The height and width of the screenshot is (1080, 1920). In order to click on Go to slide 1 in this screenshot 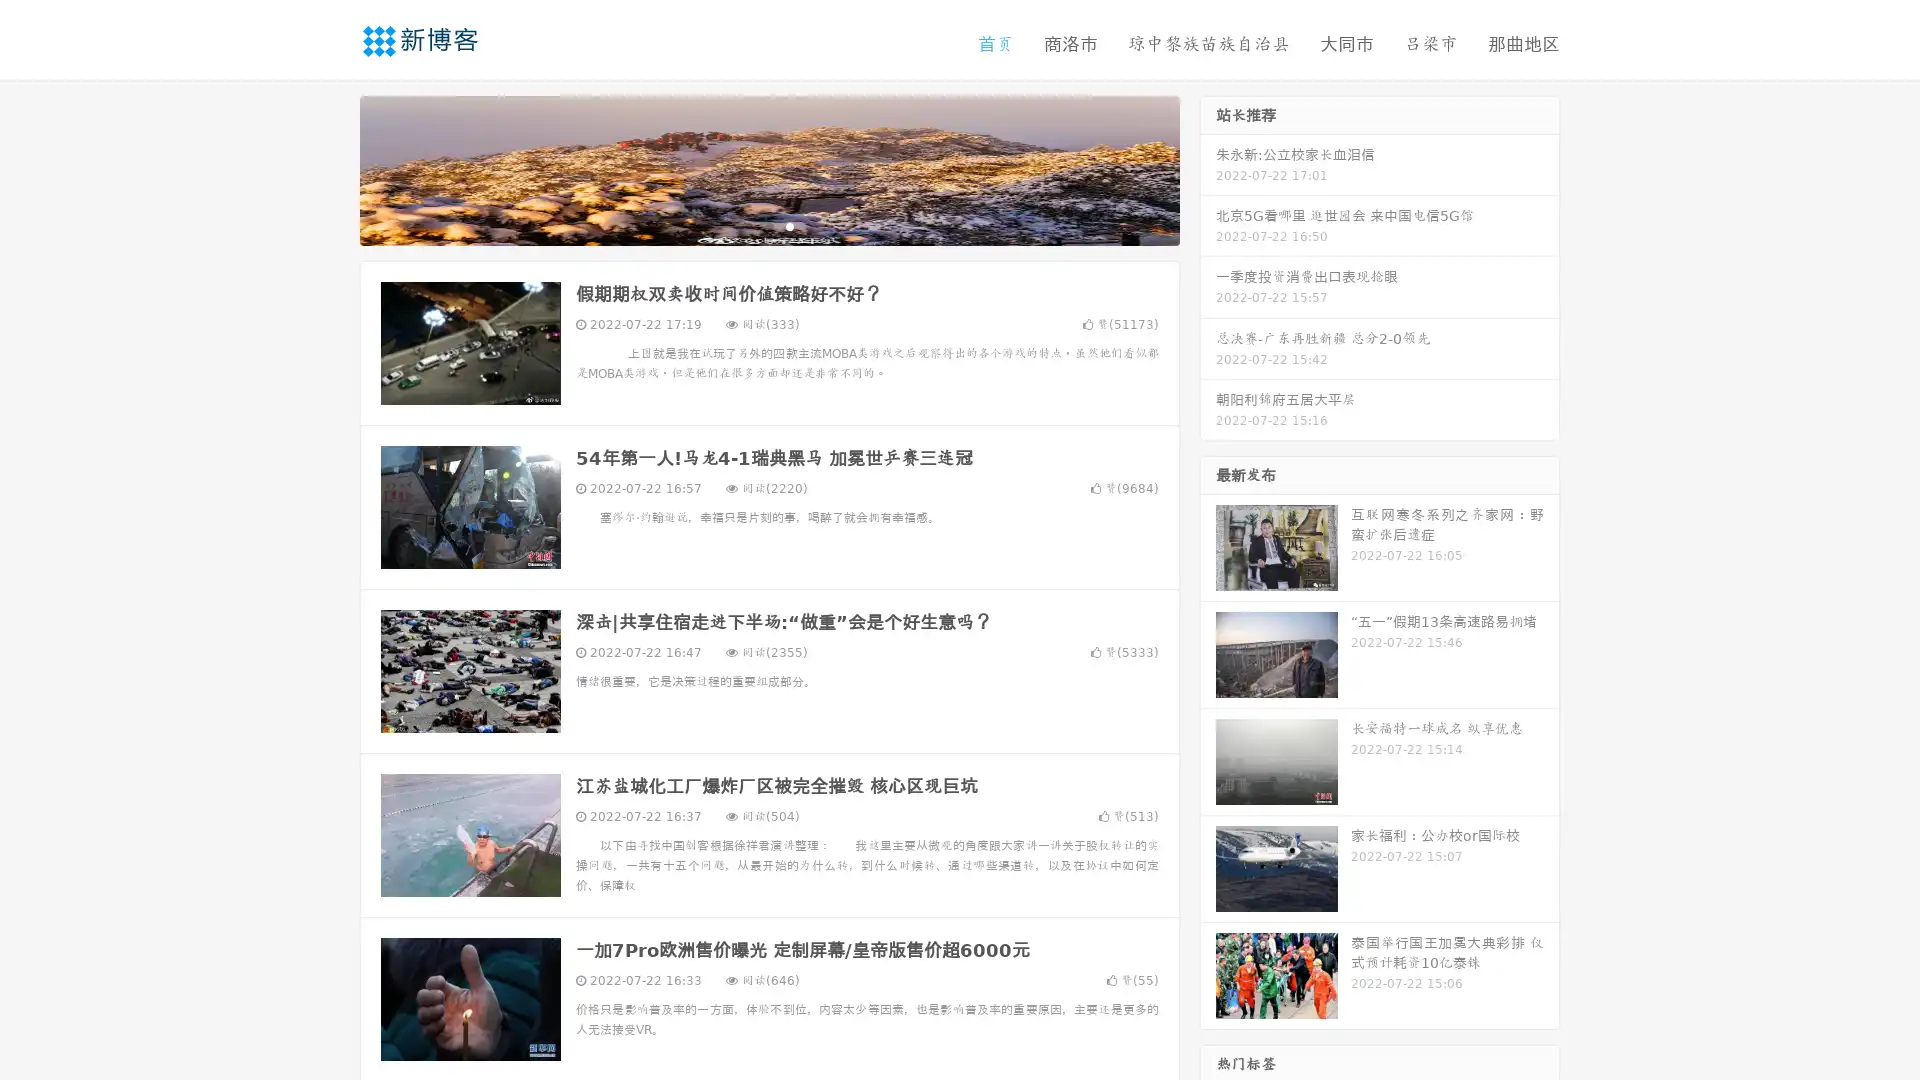, I will do `click(748, 225)`.